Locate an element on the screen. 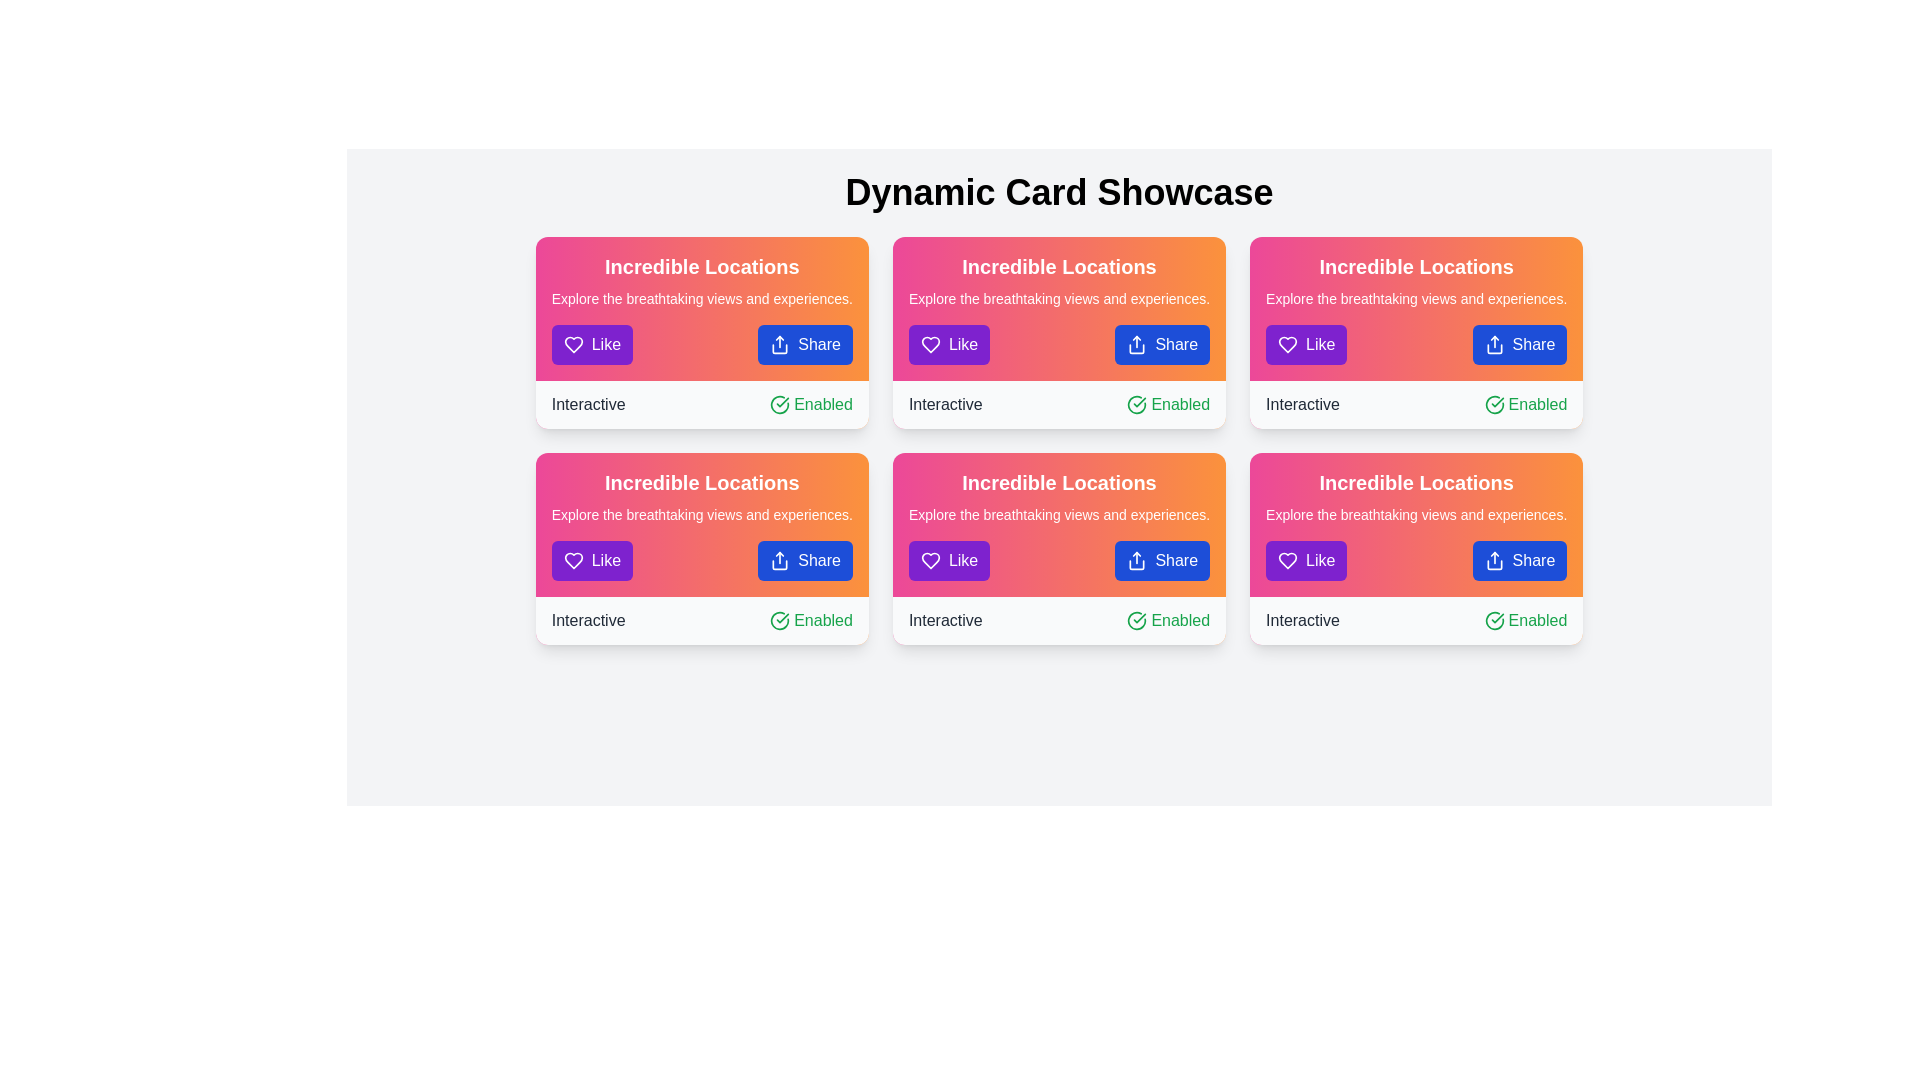  the 'Share' button located to the right of the 'Like' button at the bottom of the card layout is located at coordinates (1162, 560).